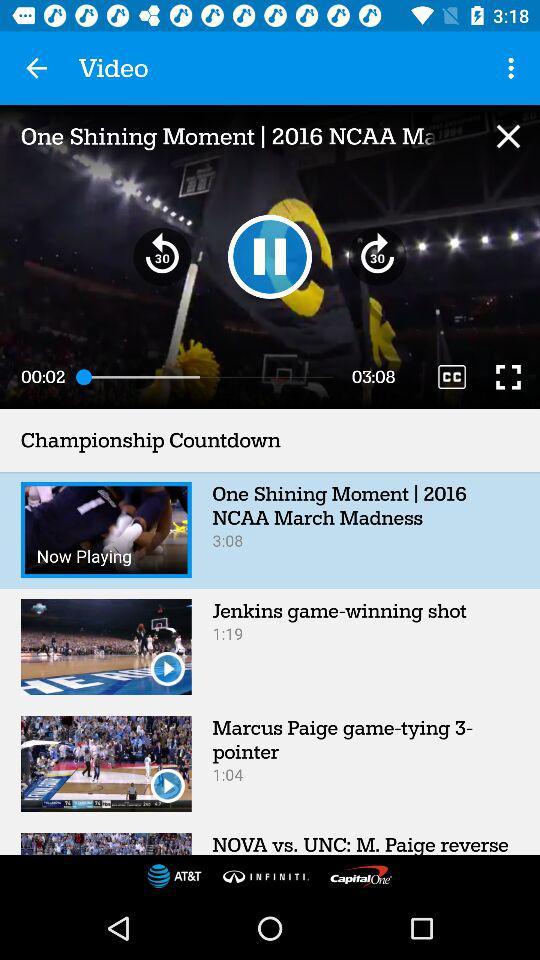  What do you see at coordinates (452, 376) in the screenshot?
I see `the item above the championship countdown item` at bounding box center [452, 376].